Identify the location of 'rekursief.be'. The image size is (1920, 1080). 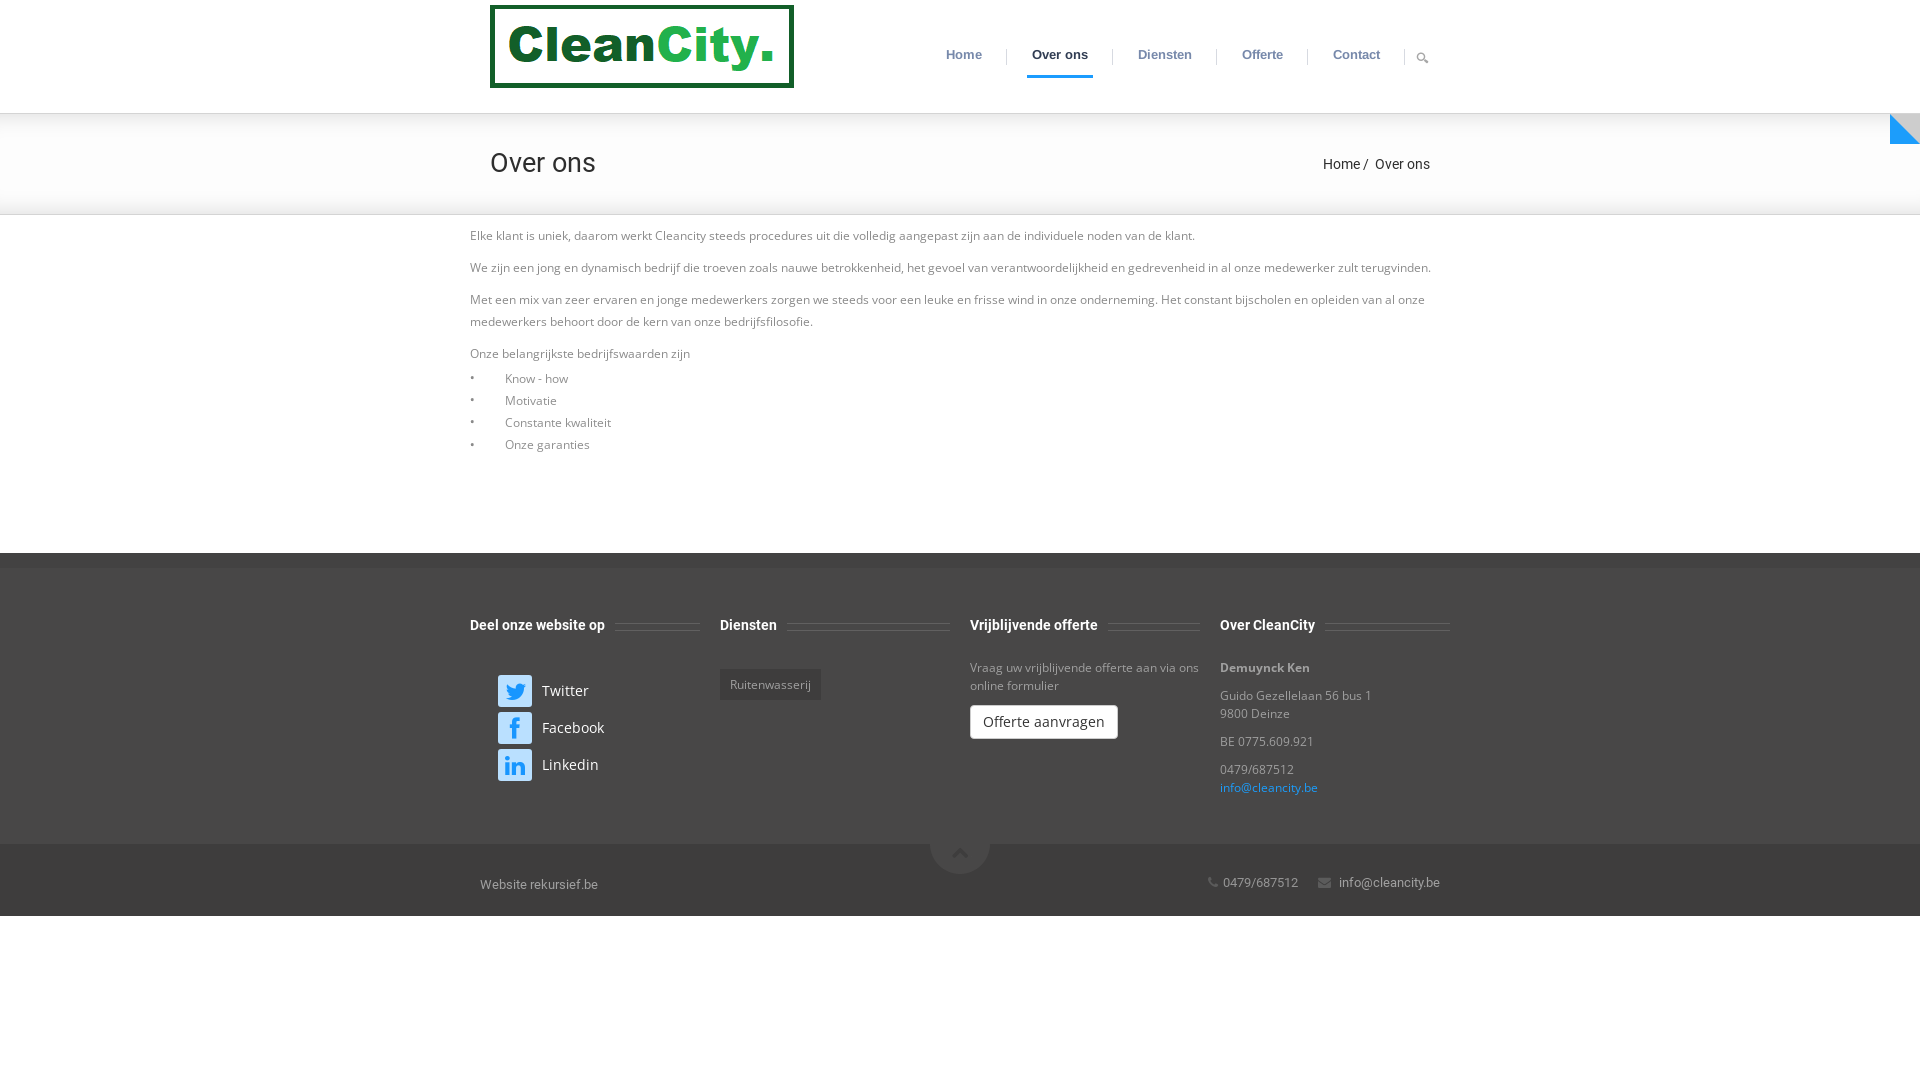
(563, 883).